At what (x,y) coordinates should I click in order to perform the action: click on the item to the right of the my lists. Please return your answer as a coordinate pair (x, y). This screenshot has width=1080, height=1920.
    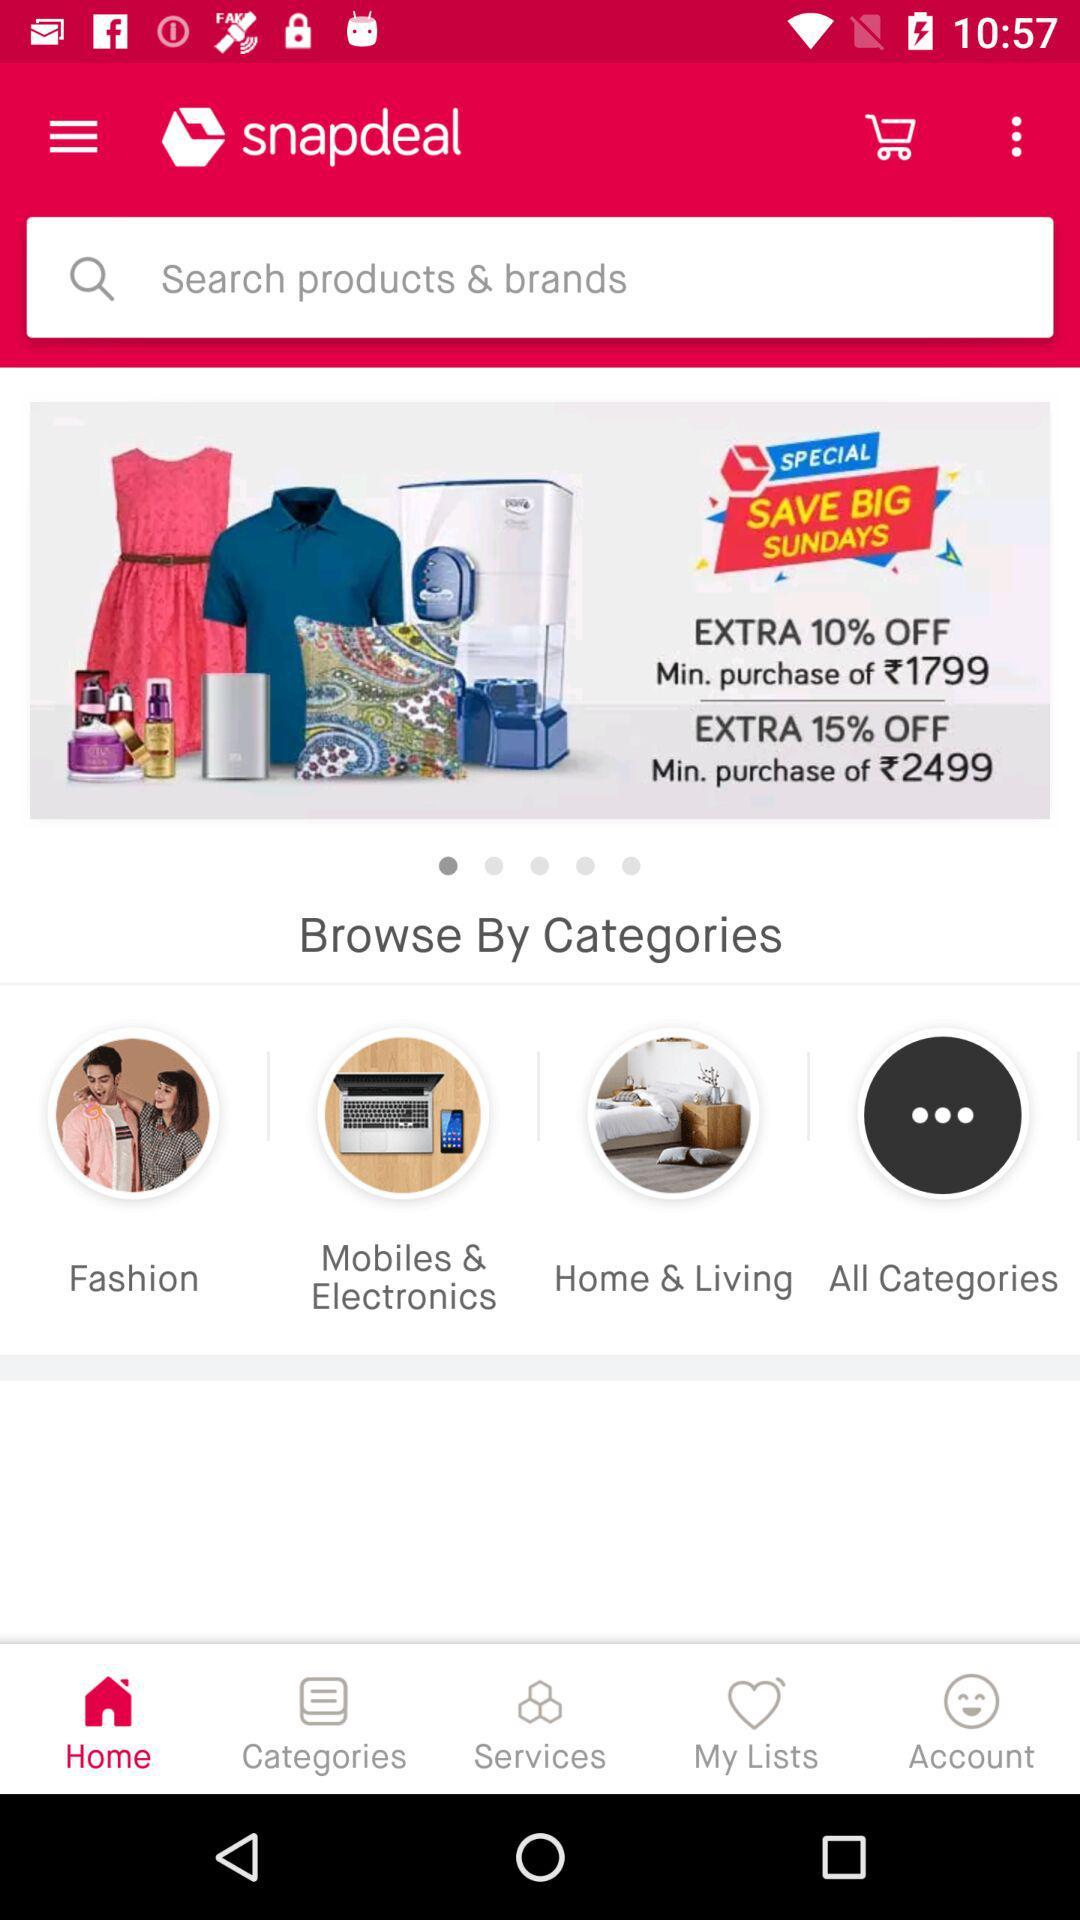
    Looking at the image, I should click on (971, 1717).